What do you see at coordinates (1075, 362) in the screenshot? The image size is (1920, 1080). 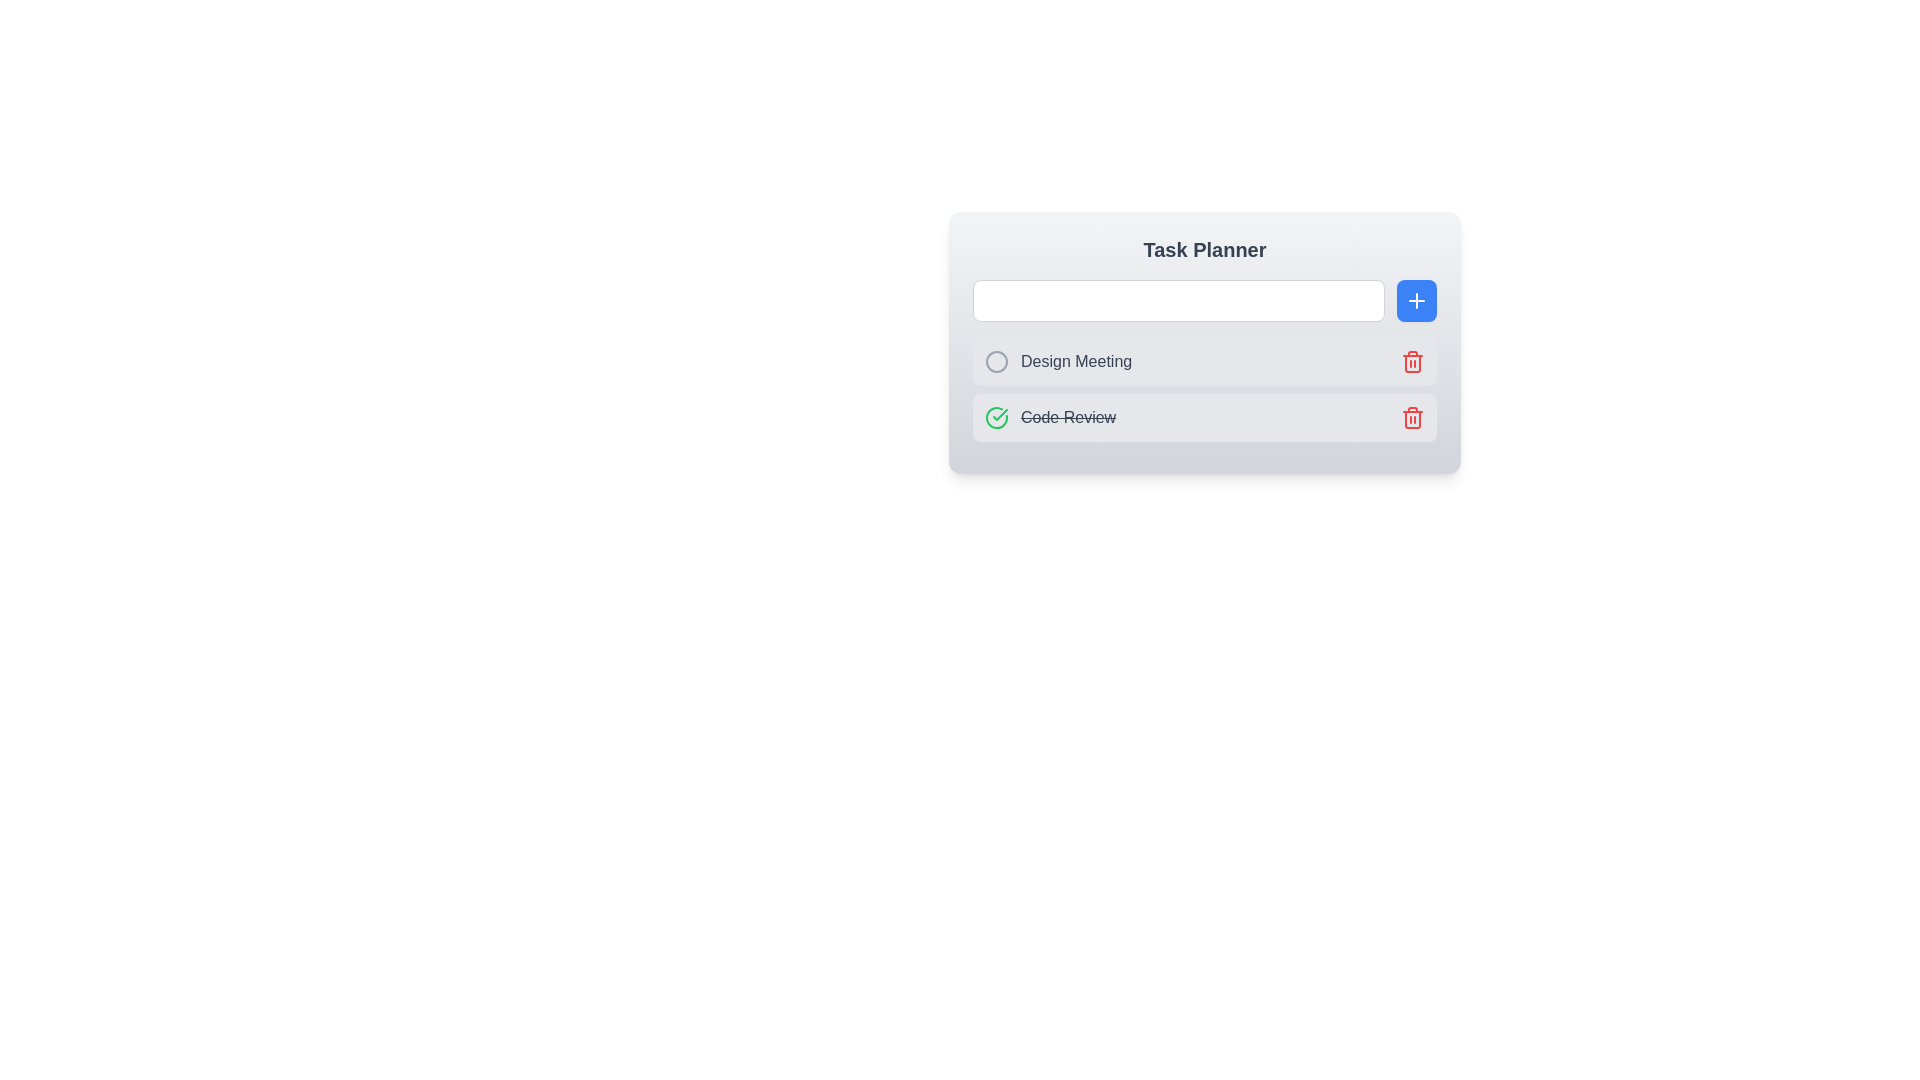 I see `the 'Design Meeting' text element, which is a dark gray label in the task planner section, positioned to the right of a circular icon` at bounding box center [1075, 362].